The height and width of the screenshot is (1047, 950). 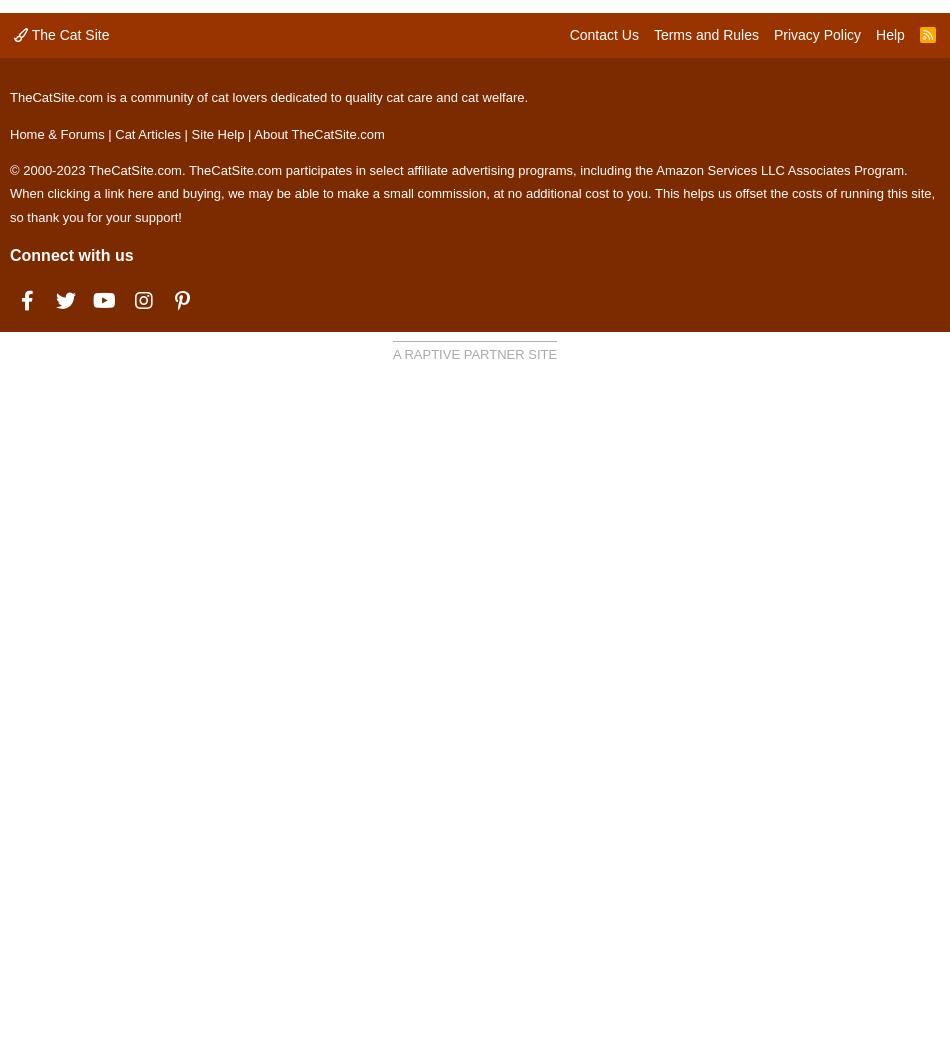 What do you see at coordinates (217, 132) in the screenshot?
I see `'Site Help'` at bounding box center [217, 132].